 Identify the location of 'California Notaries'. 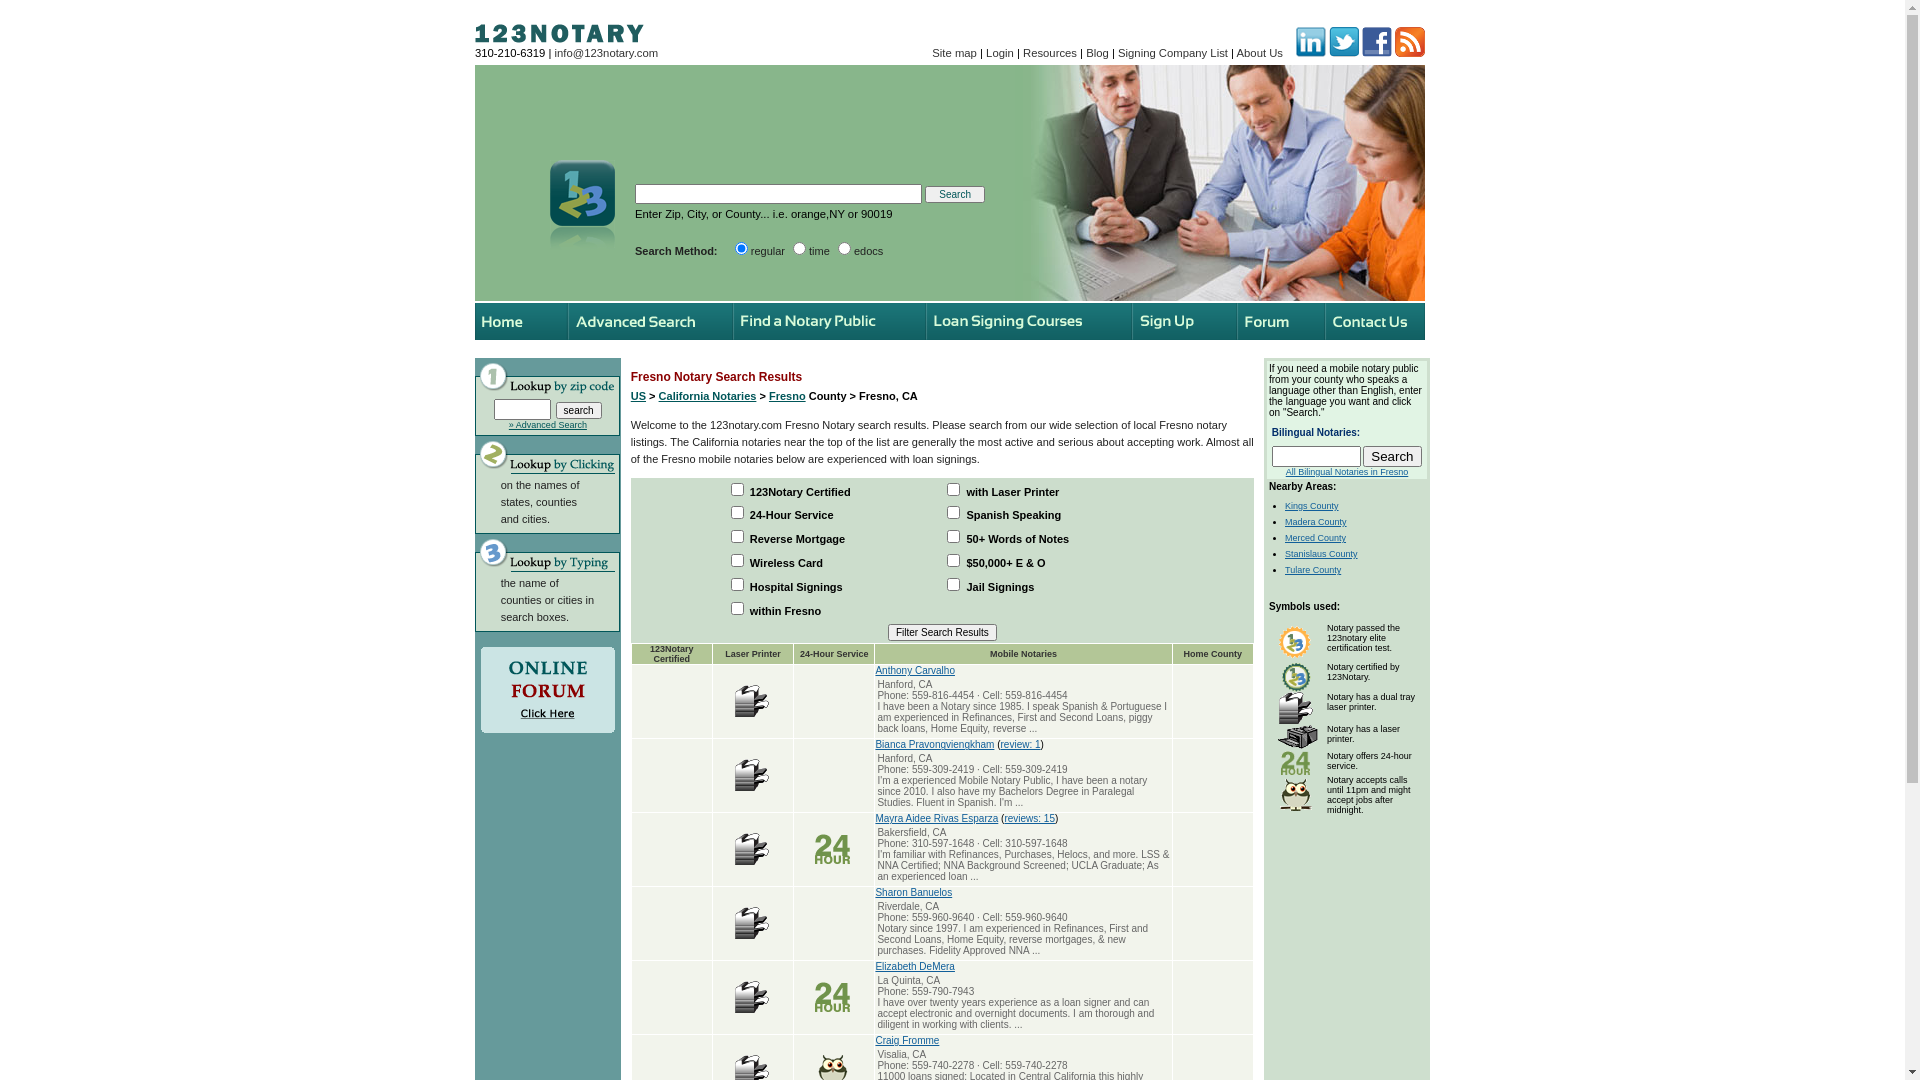
(658, 396).